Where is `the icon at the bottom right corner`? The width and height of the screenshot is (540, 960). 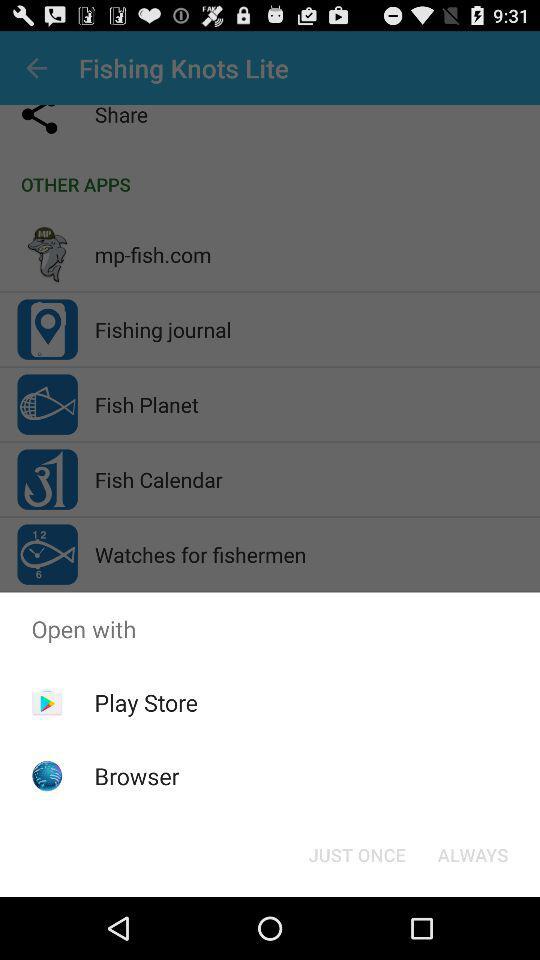 the icon at the bottom right corner is located at coordinates (472, 853).